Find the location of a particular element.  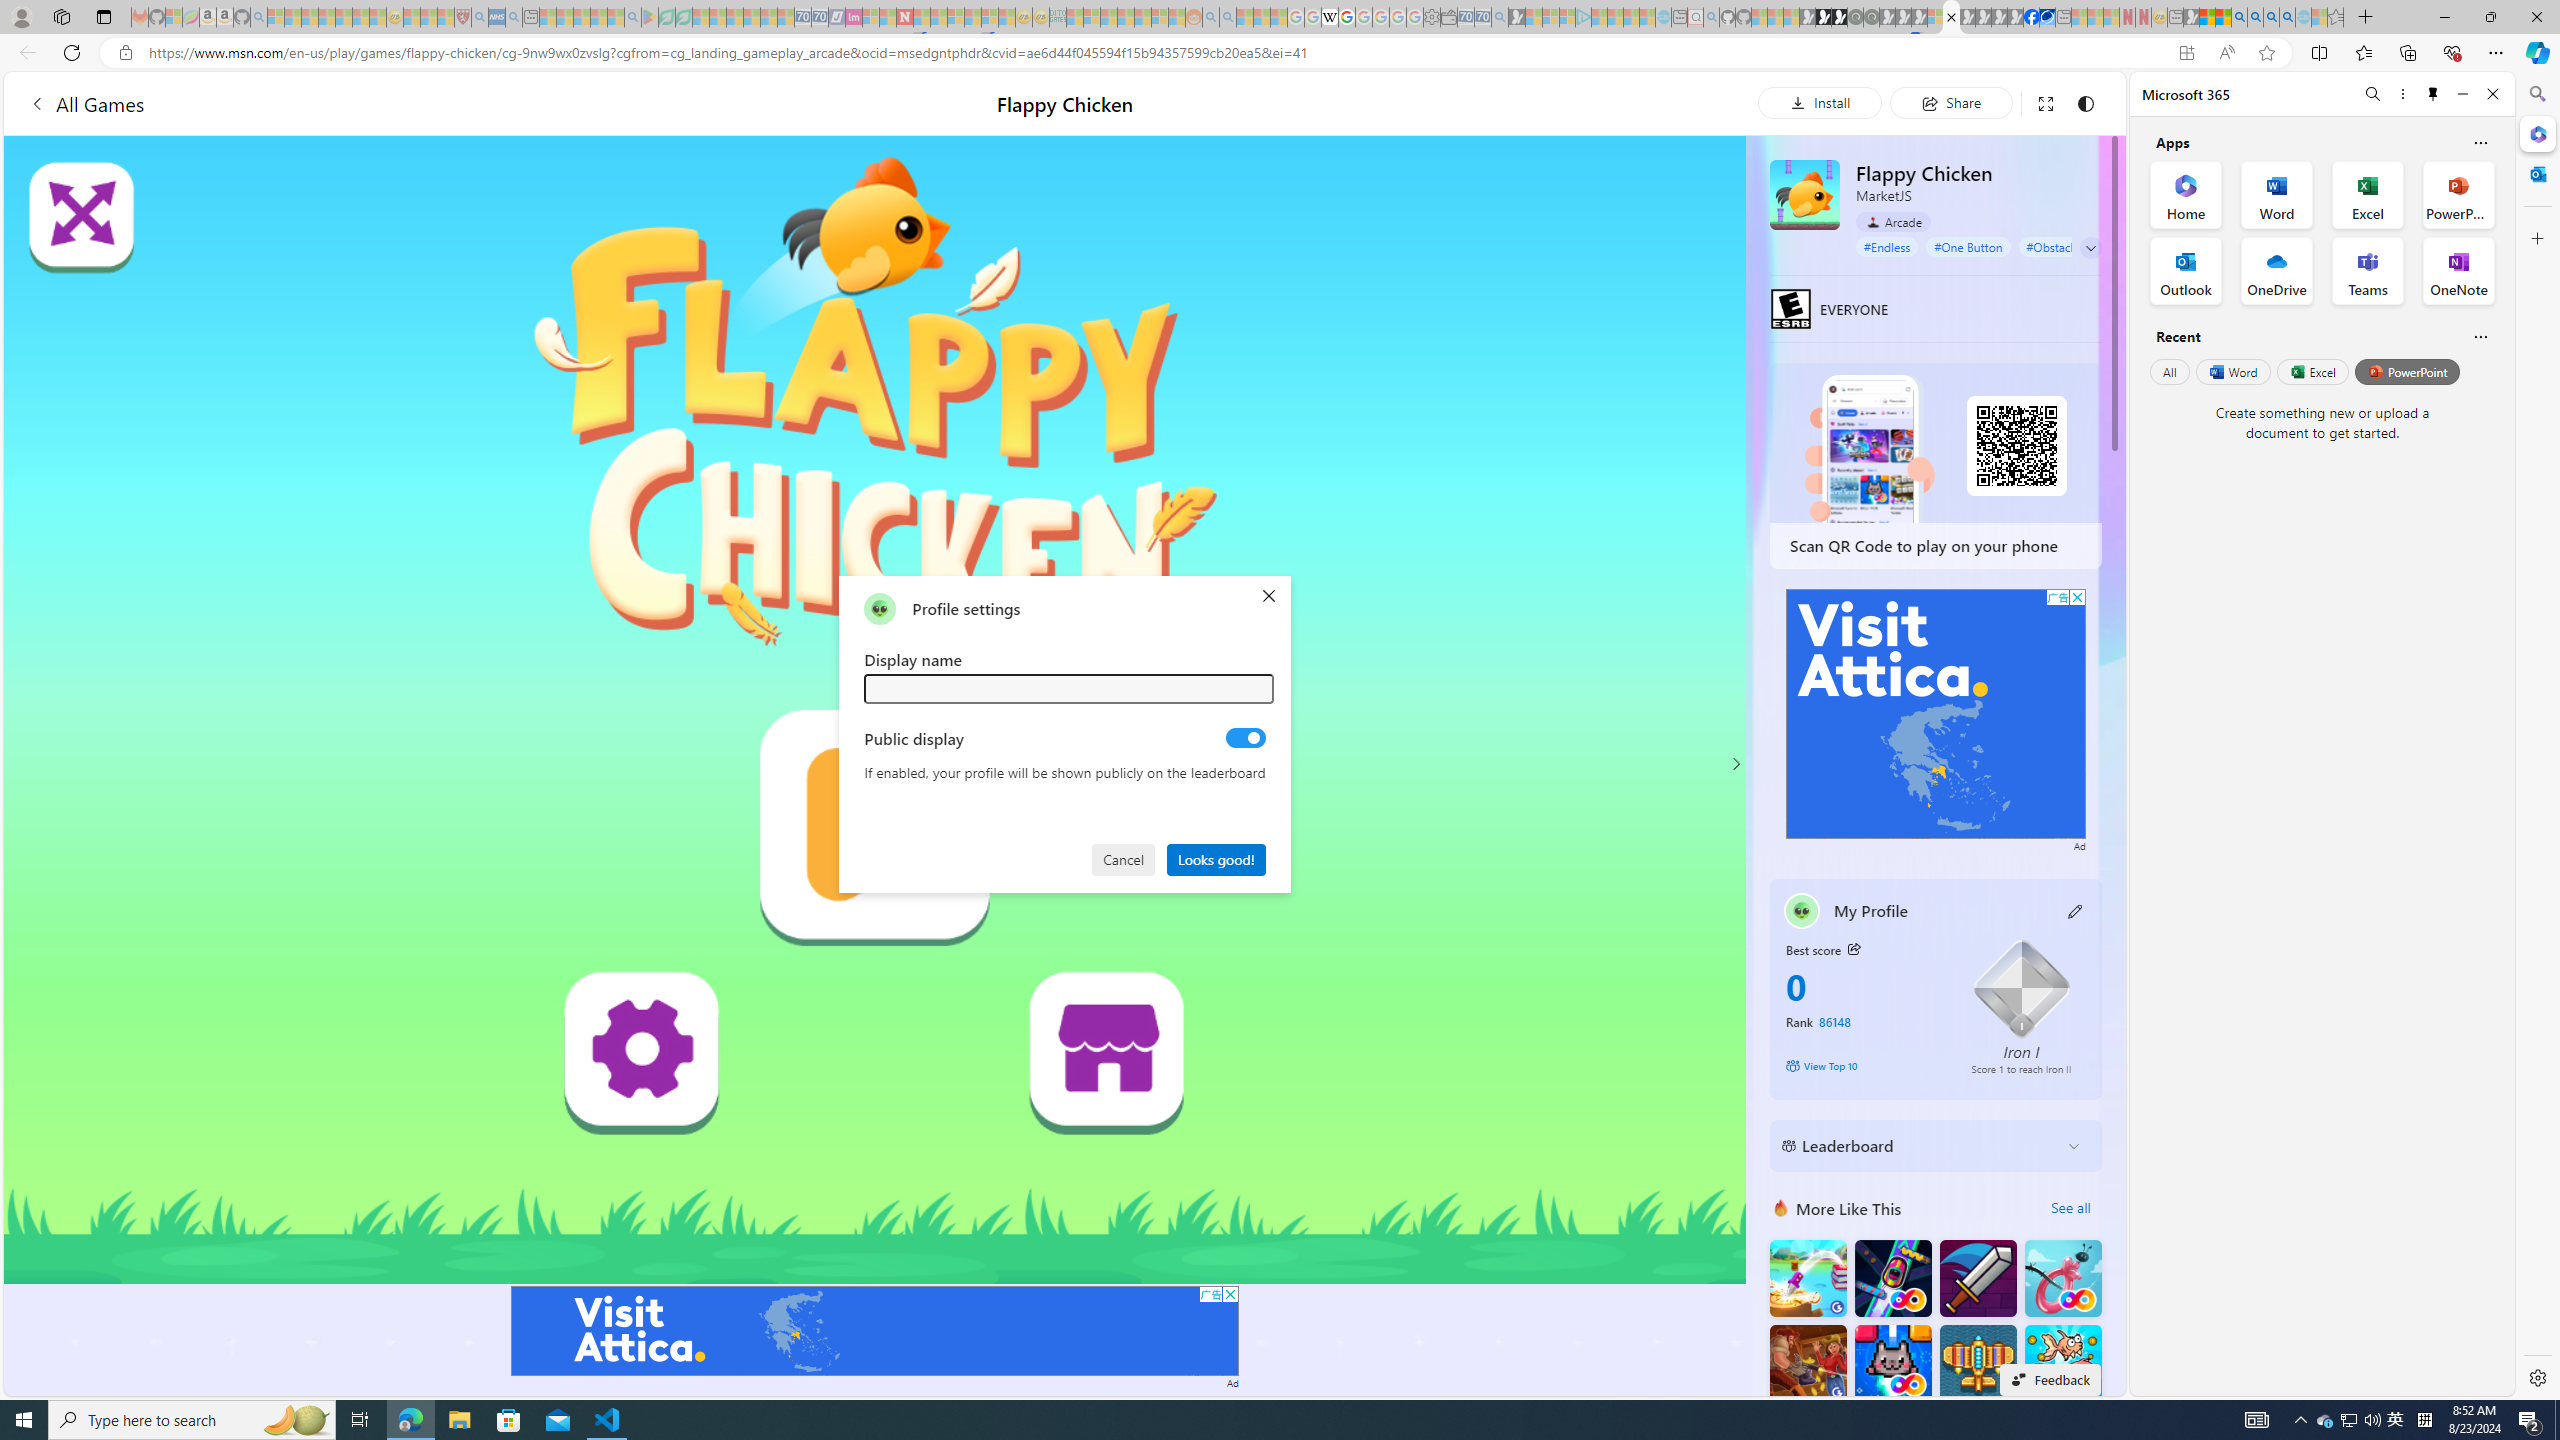

'Dungeon Master Knight' is located at coordinates (1977, 1278).